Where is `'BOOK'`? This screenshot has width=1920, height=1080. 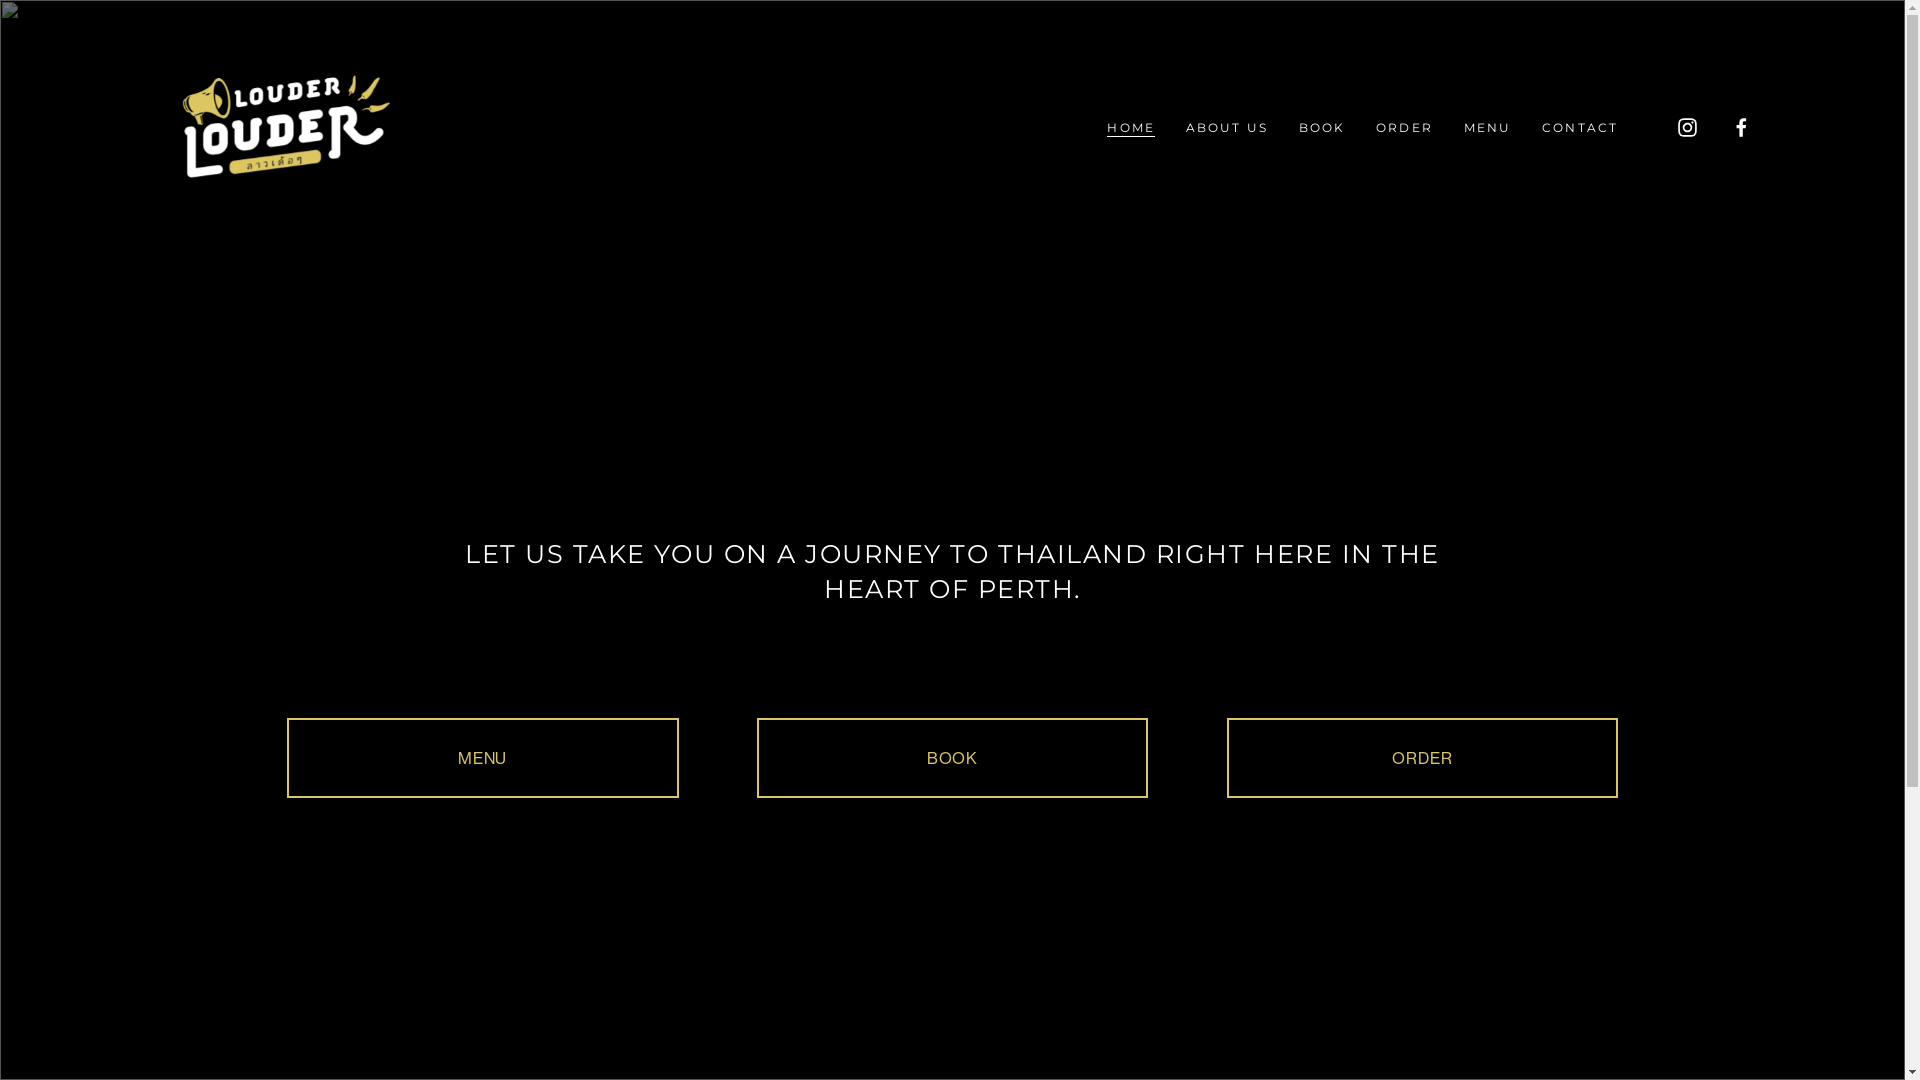
'BOOK' is located at coordinates (952, 758).